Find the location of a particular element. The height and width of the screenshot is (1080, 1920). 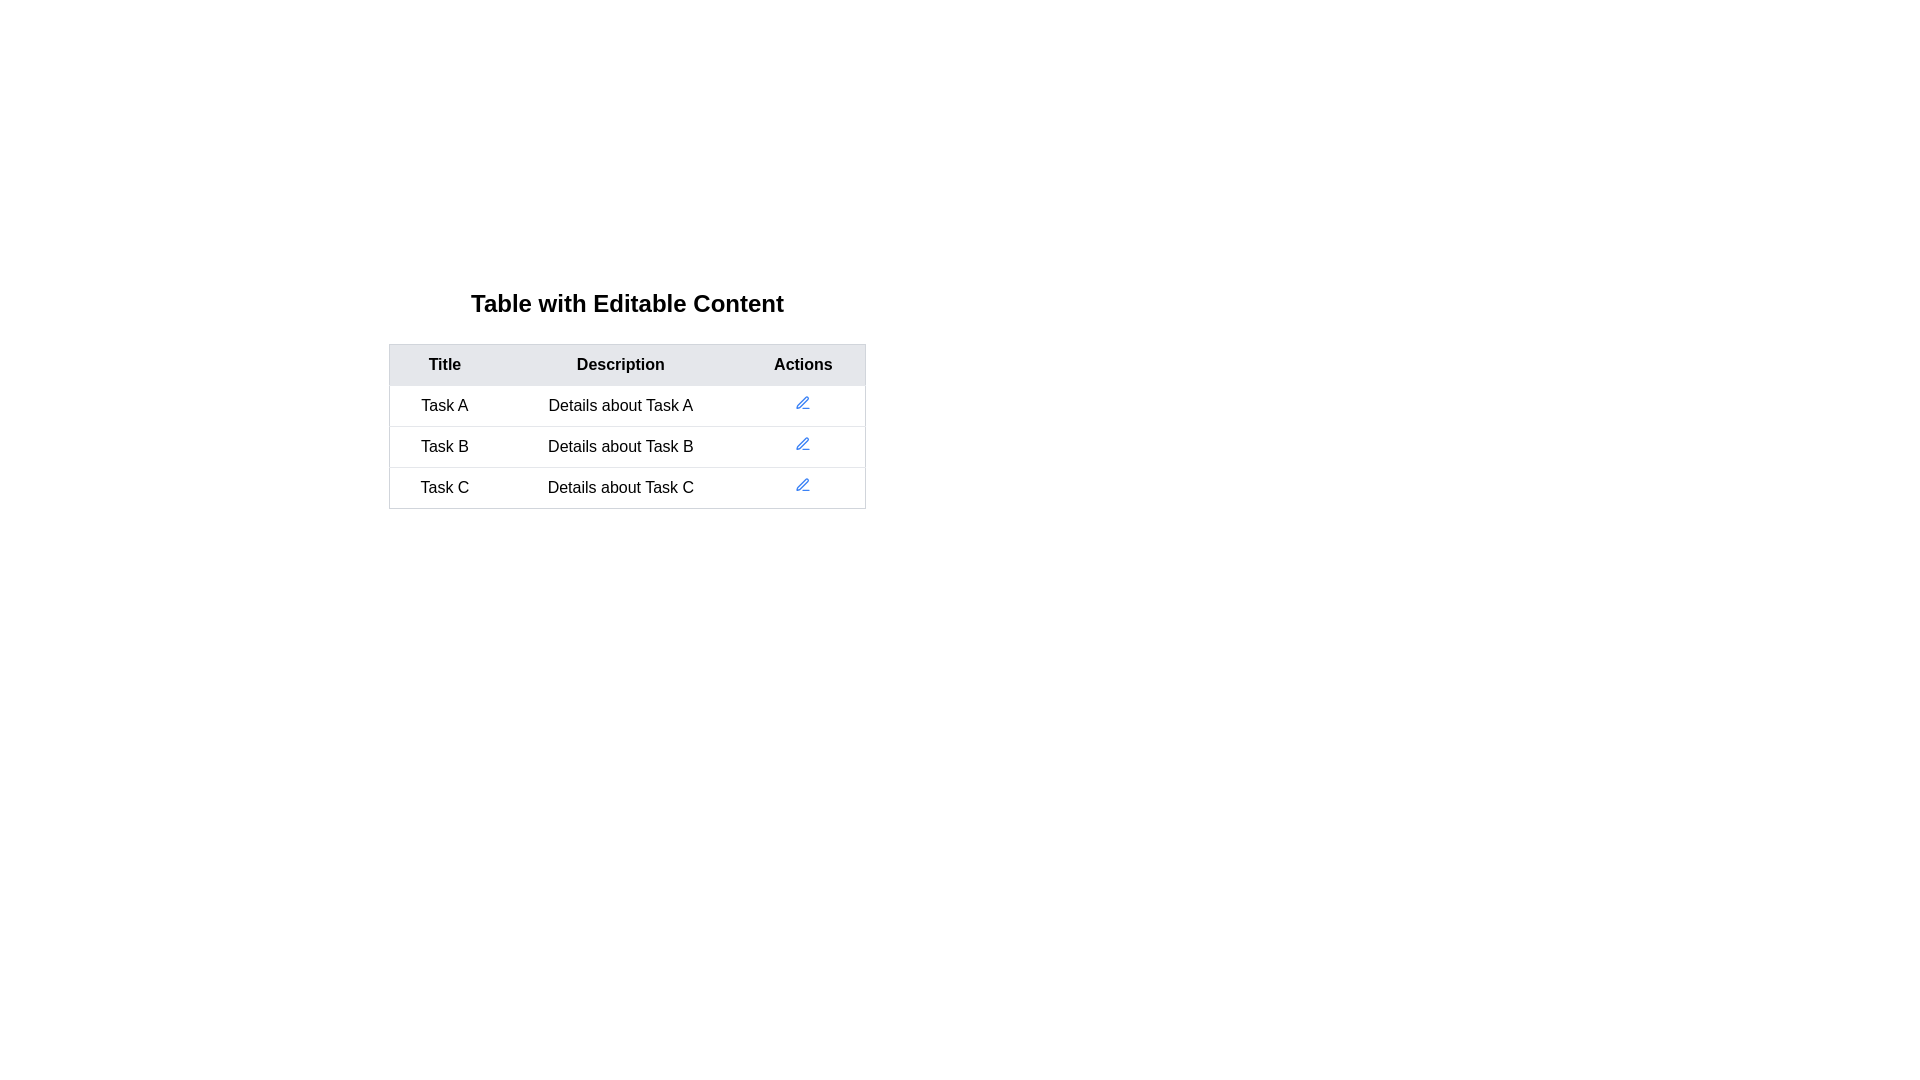

text content displayed in the Text display block under the 'Description' column for 'Task C' is located at coordinates (619, 488).